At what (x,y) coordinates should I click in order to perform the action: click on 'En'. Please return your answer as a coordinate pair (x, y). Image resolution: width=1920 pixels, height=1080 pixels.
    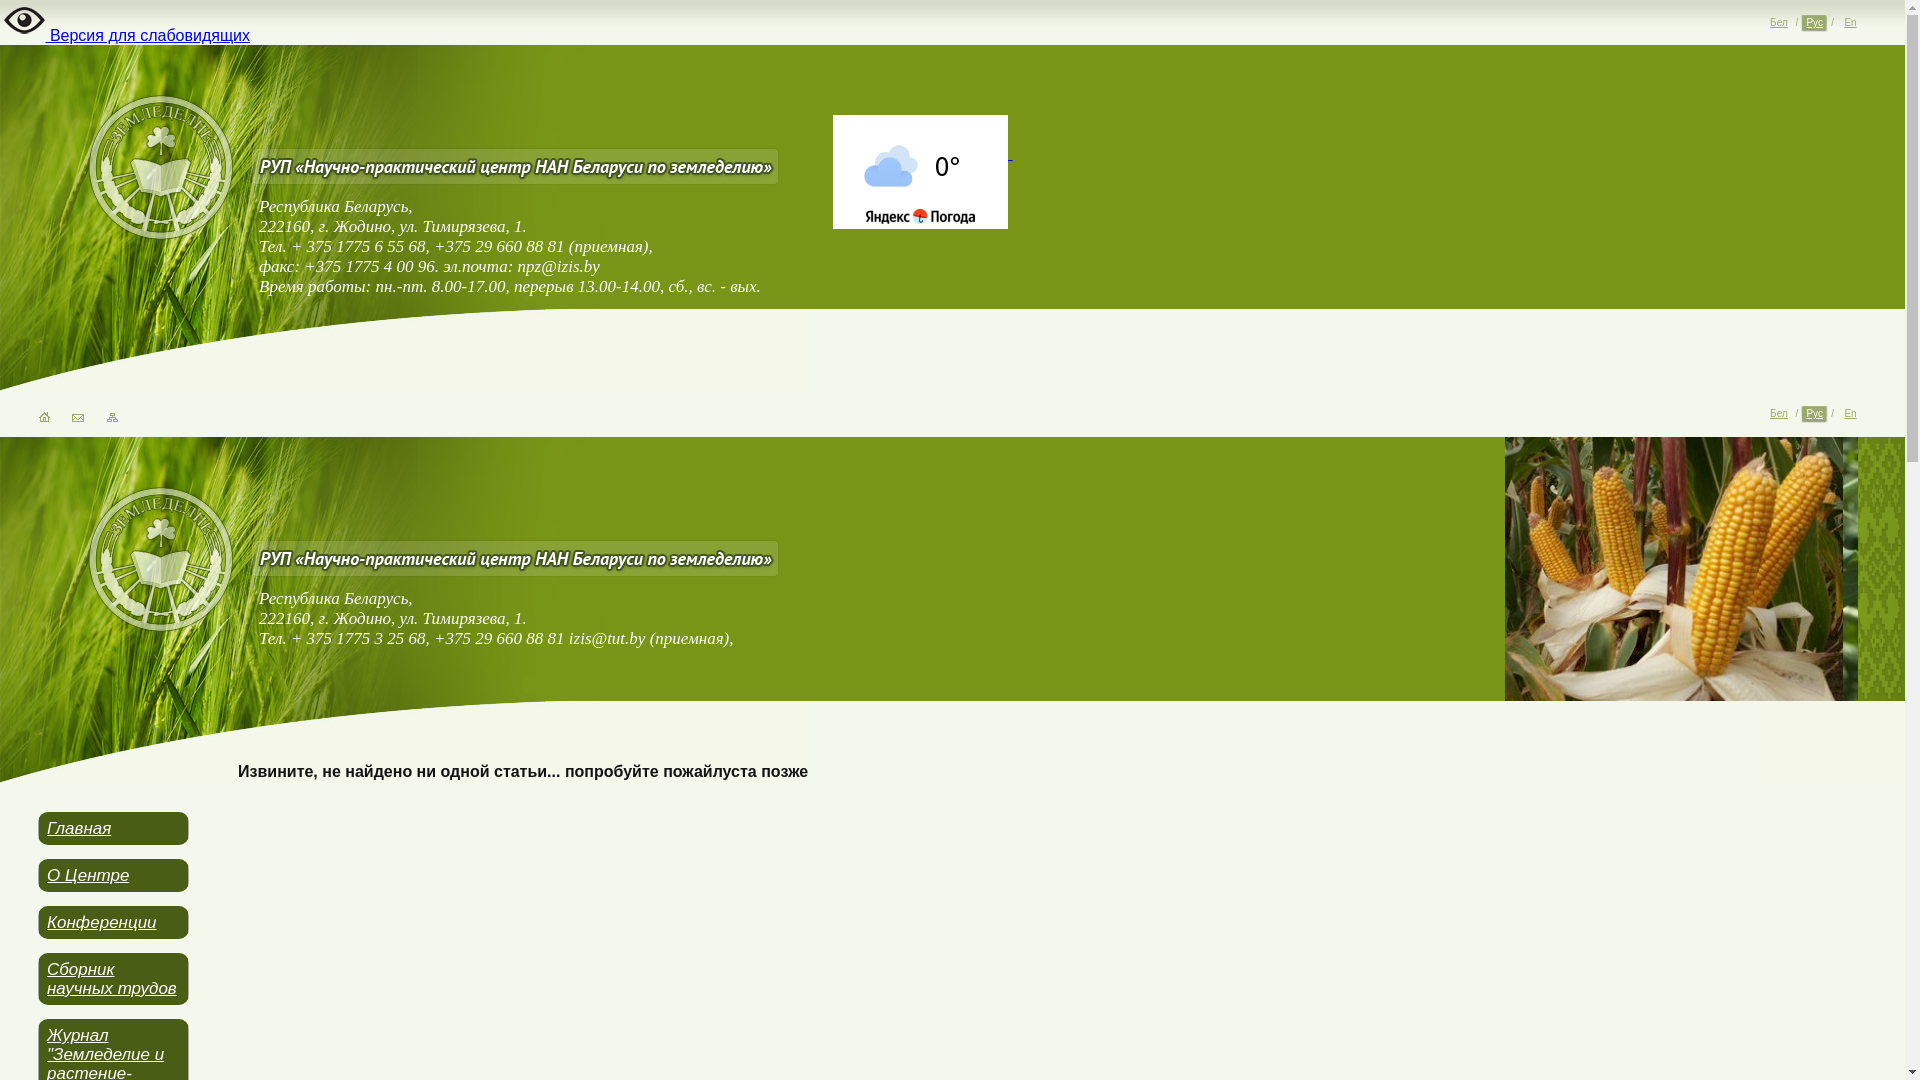
    Looking at the image, I should click on (1849, 23).